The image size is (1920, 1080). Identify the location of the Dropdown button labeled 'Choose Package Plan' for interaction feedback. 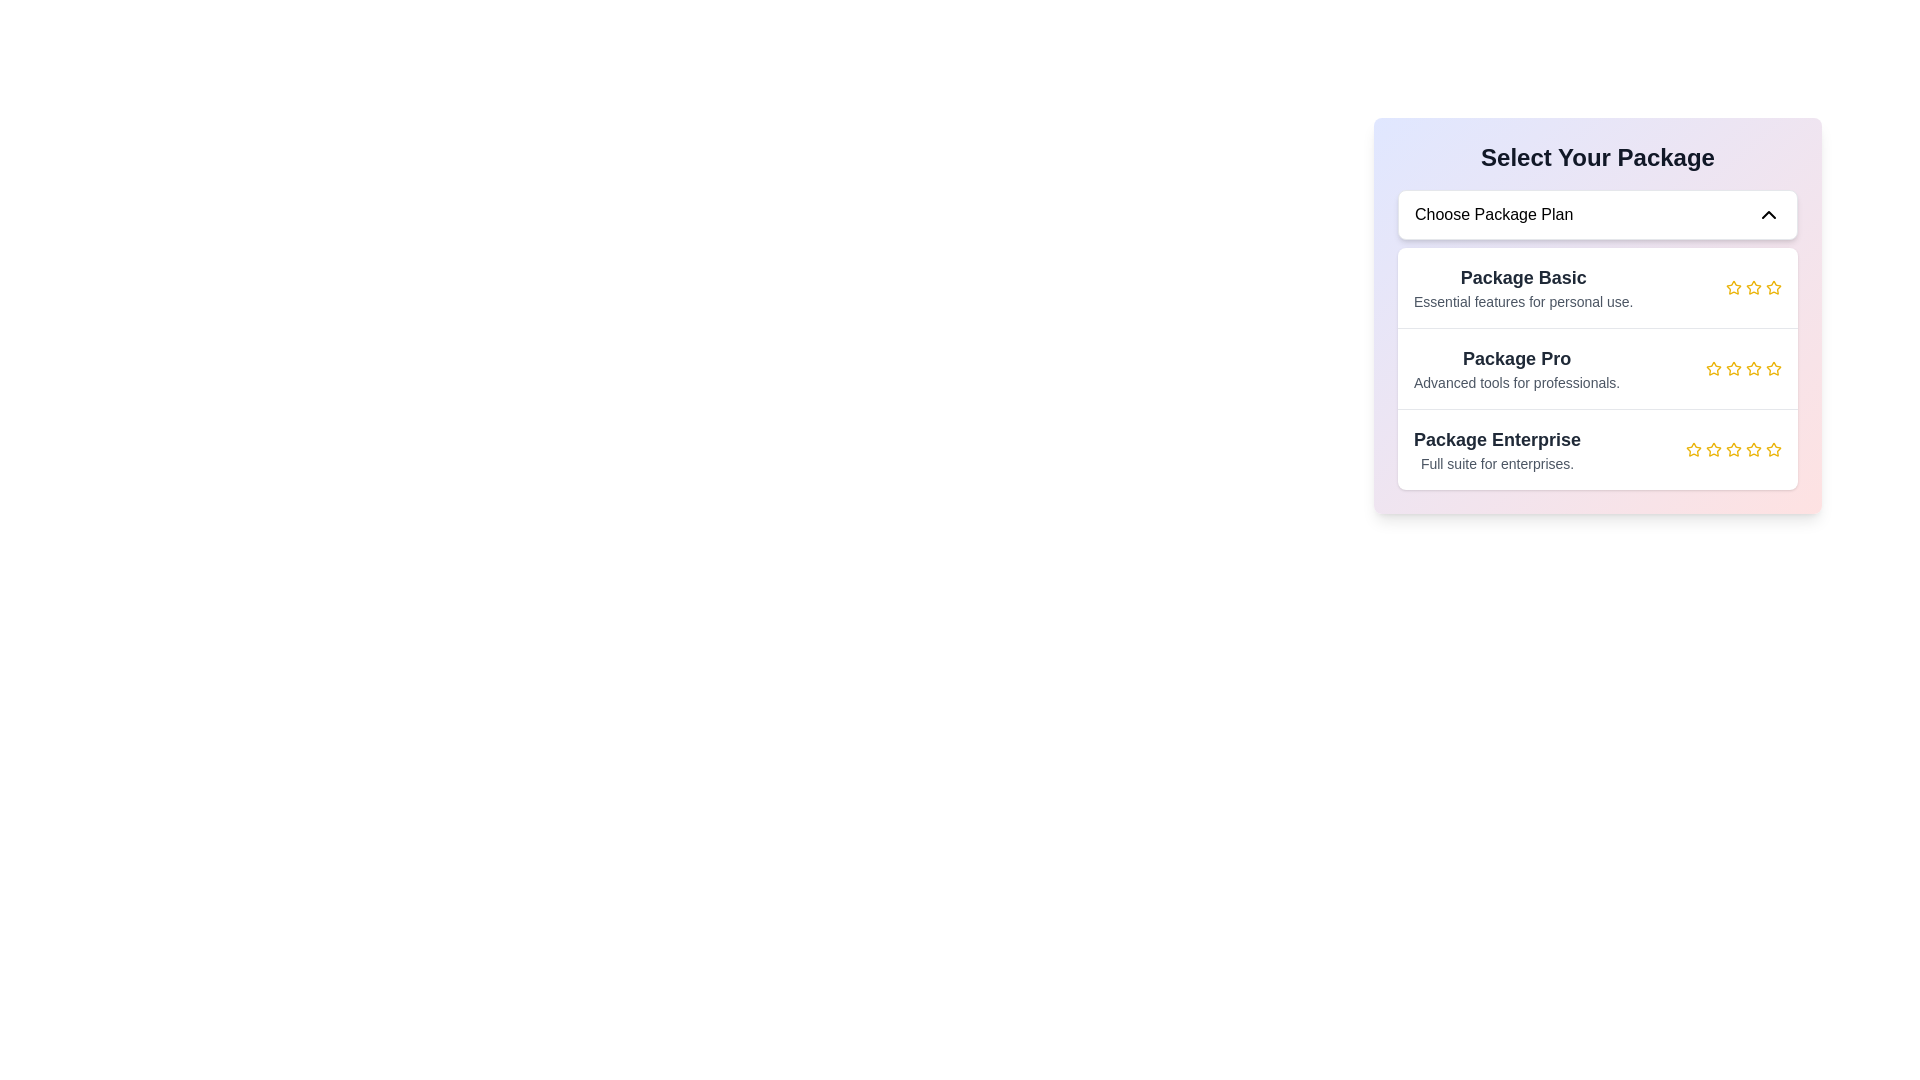
(1597, 215).